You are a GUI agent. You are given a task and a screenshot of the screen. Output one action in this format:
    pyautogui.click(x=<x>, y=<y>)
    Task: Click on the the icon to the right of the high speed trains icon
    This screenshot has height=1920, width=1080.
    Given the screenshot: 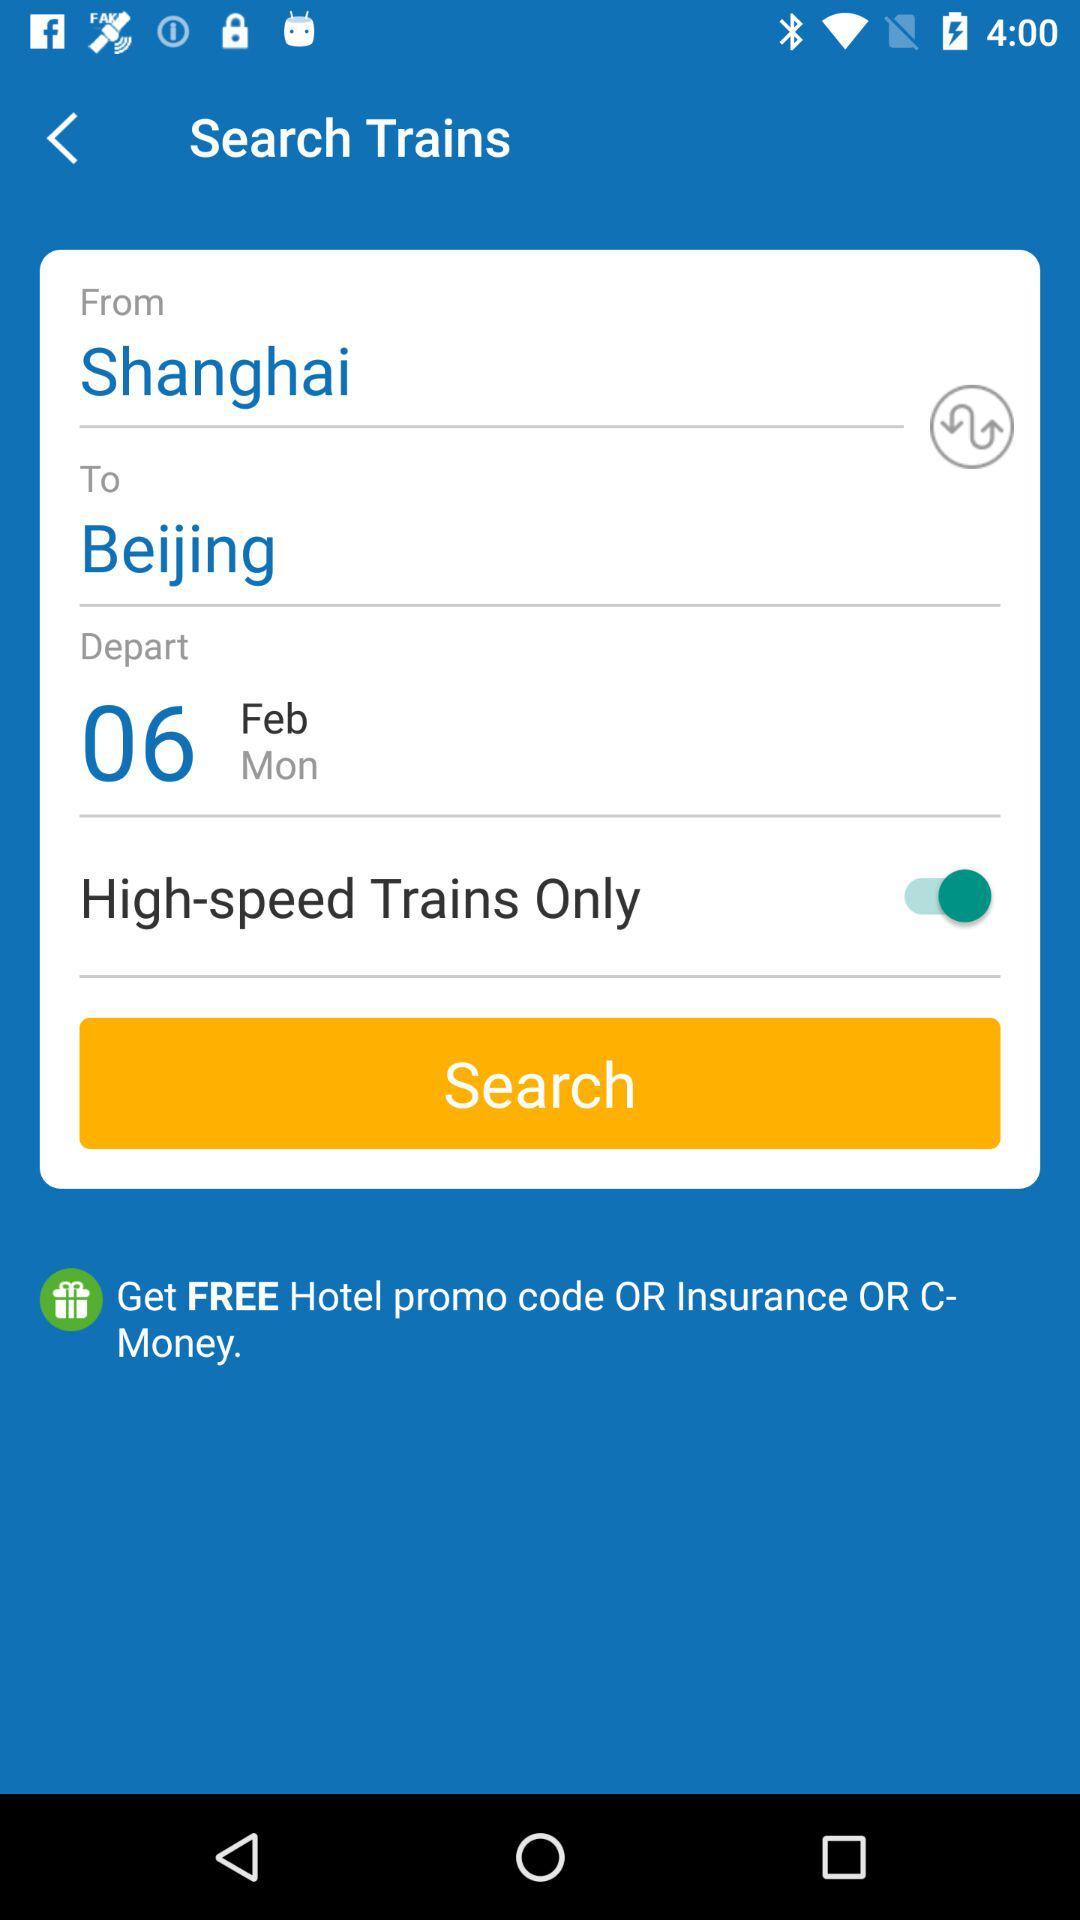 What is the action you would take?
    pyautogui.click(x=938, y=894)
    